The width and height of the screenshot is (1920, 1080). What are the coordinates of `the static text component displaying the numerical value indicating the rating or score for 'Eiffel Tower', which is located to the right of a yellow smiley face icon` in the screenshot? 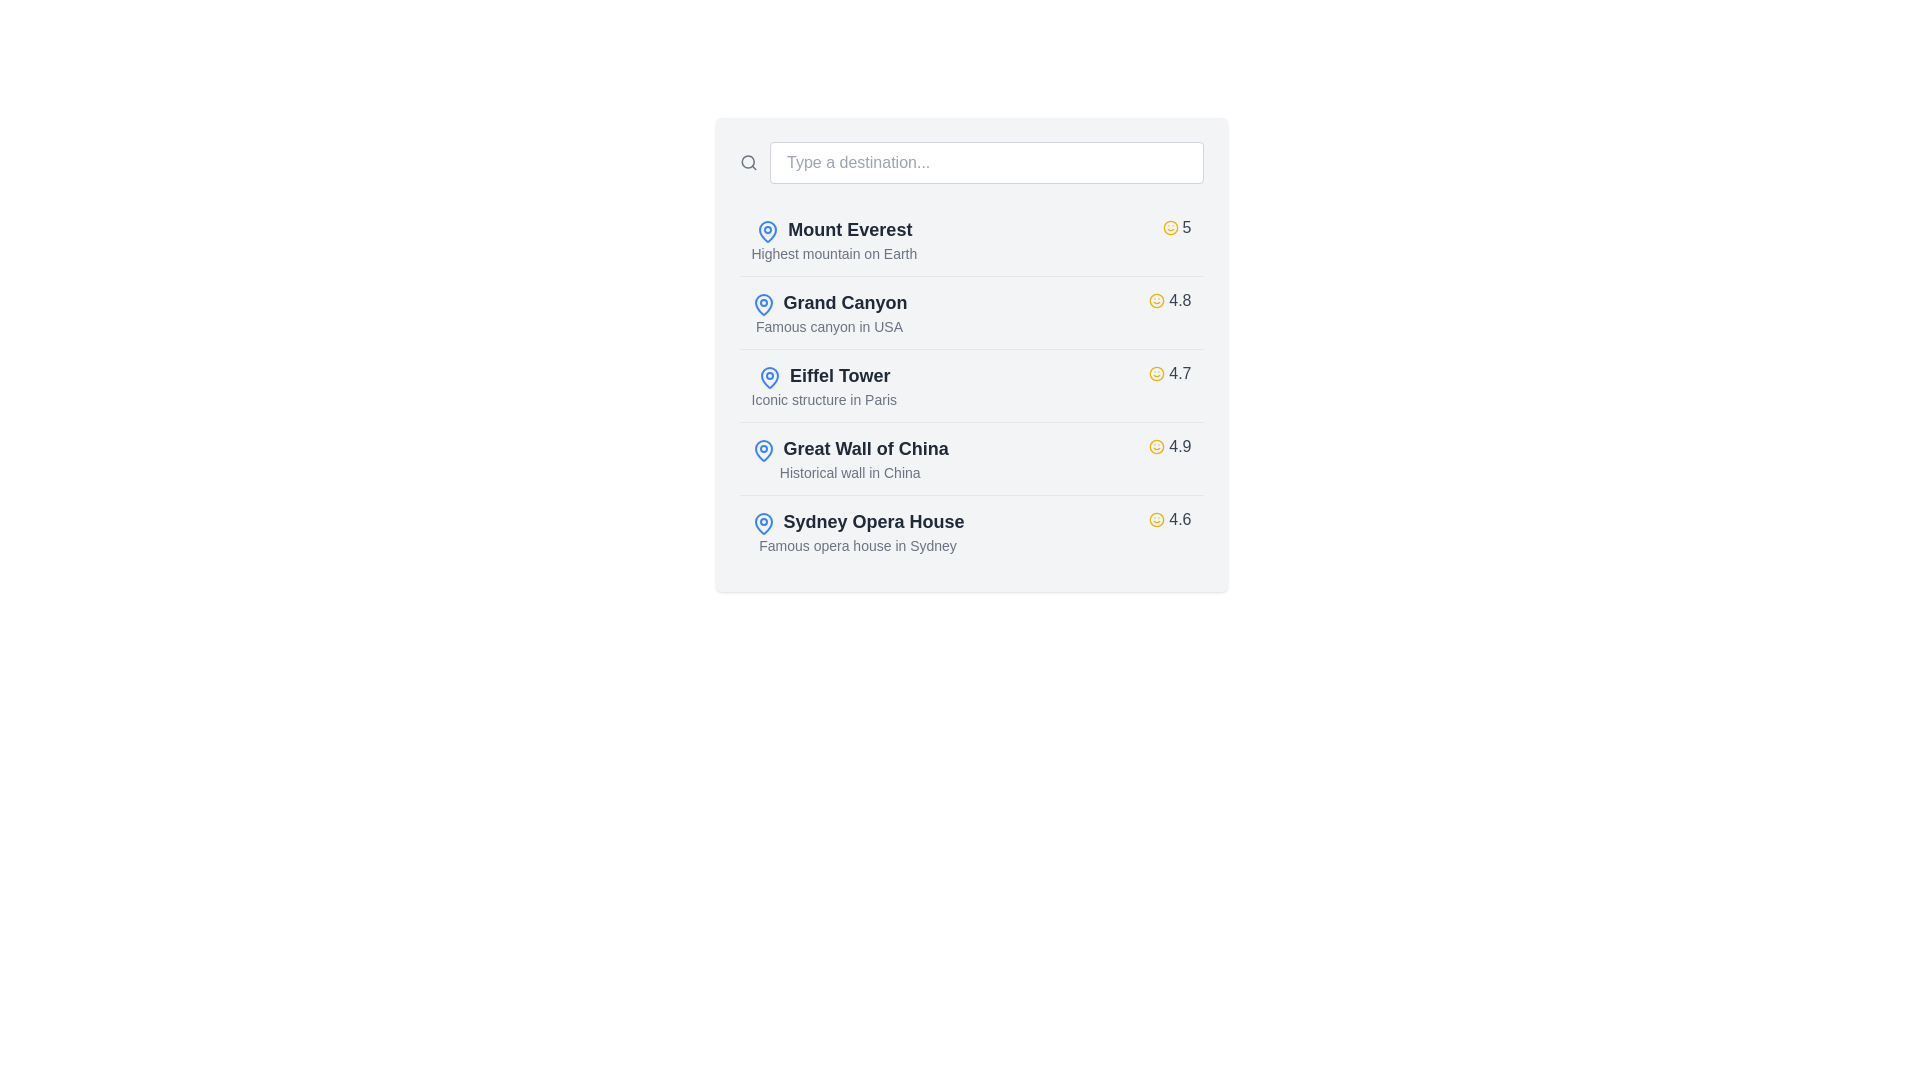 It's located at (1180, 374).